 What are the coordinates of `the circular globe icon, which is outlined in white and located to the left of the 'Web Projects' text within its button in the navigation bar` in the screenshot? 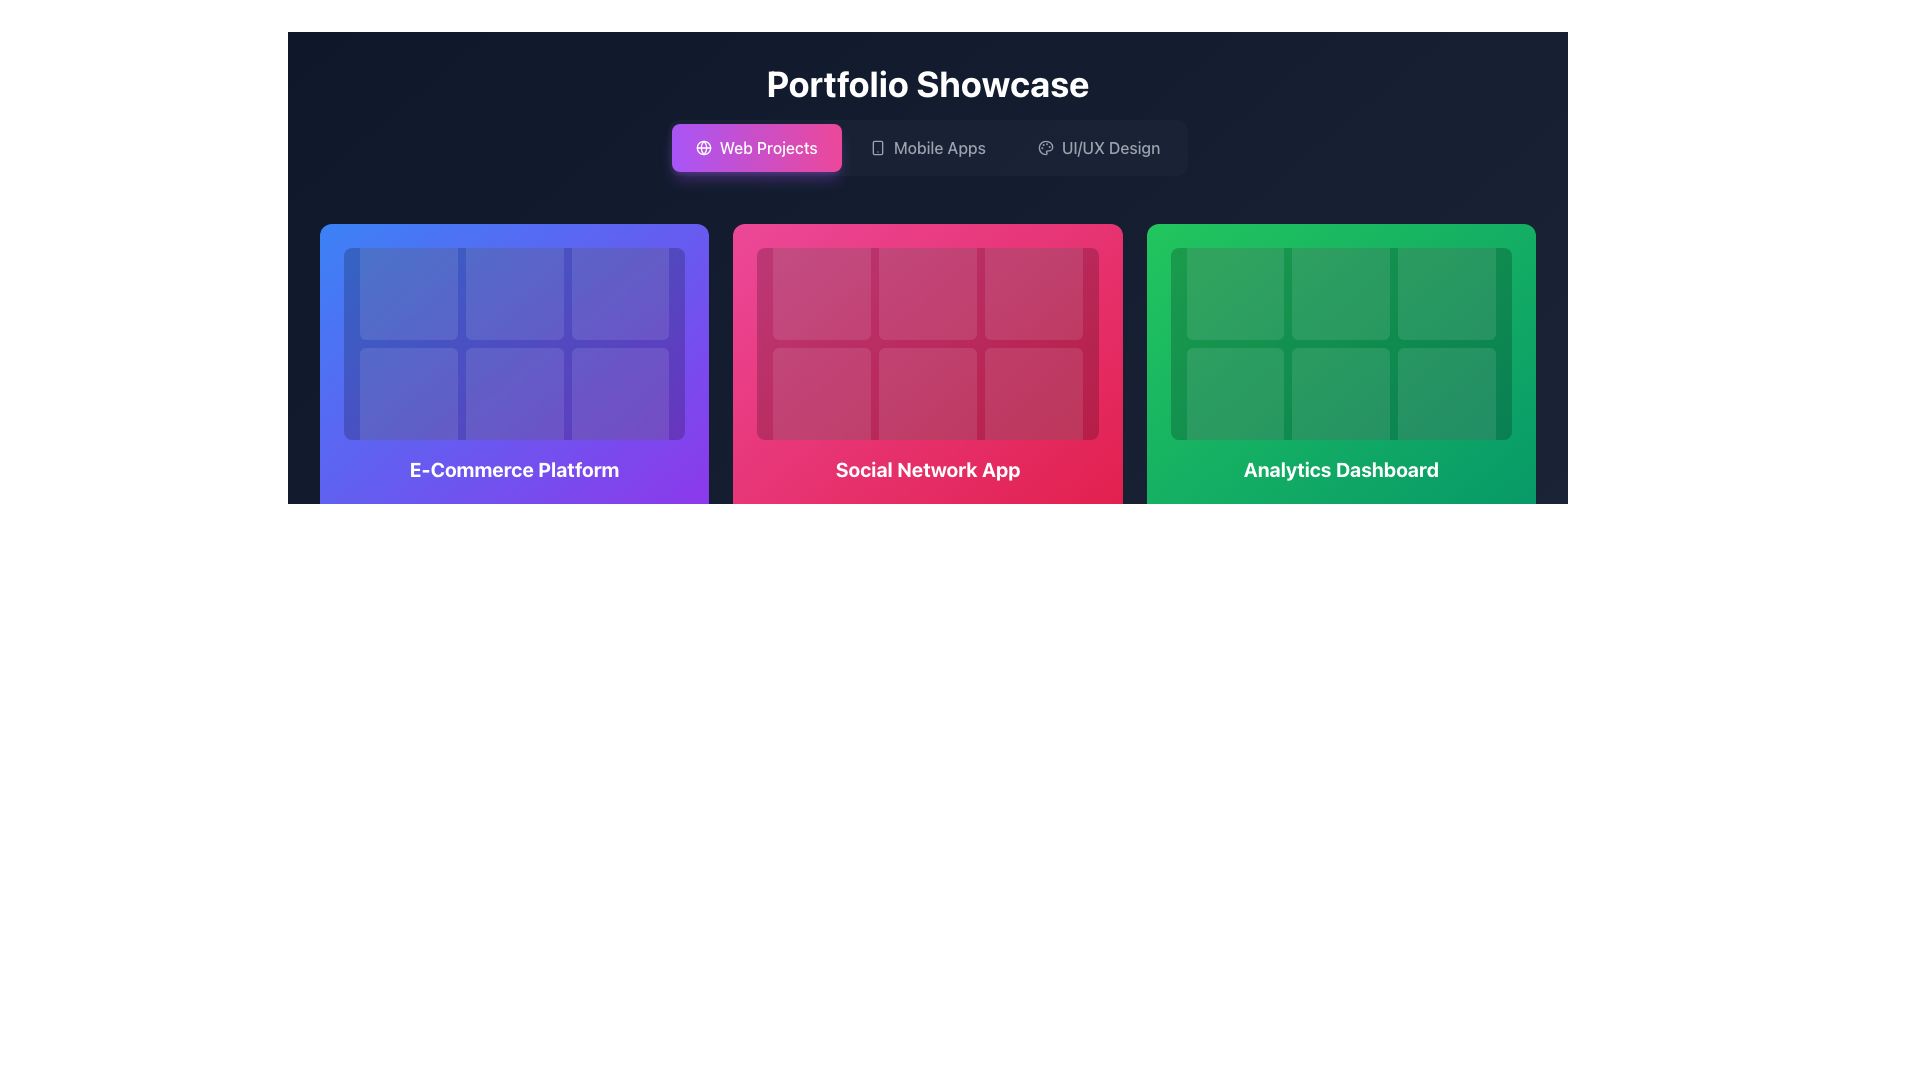 It's located at (703, 146).